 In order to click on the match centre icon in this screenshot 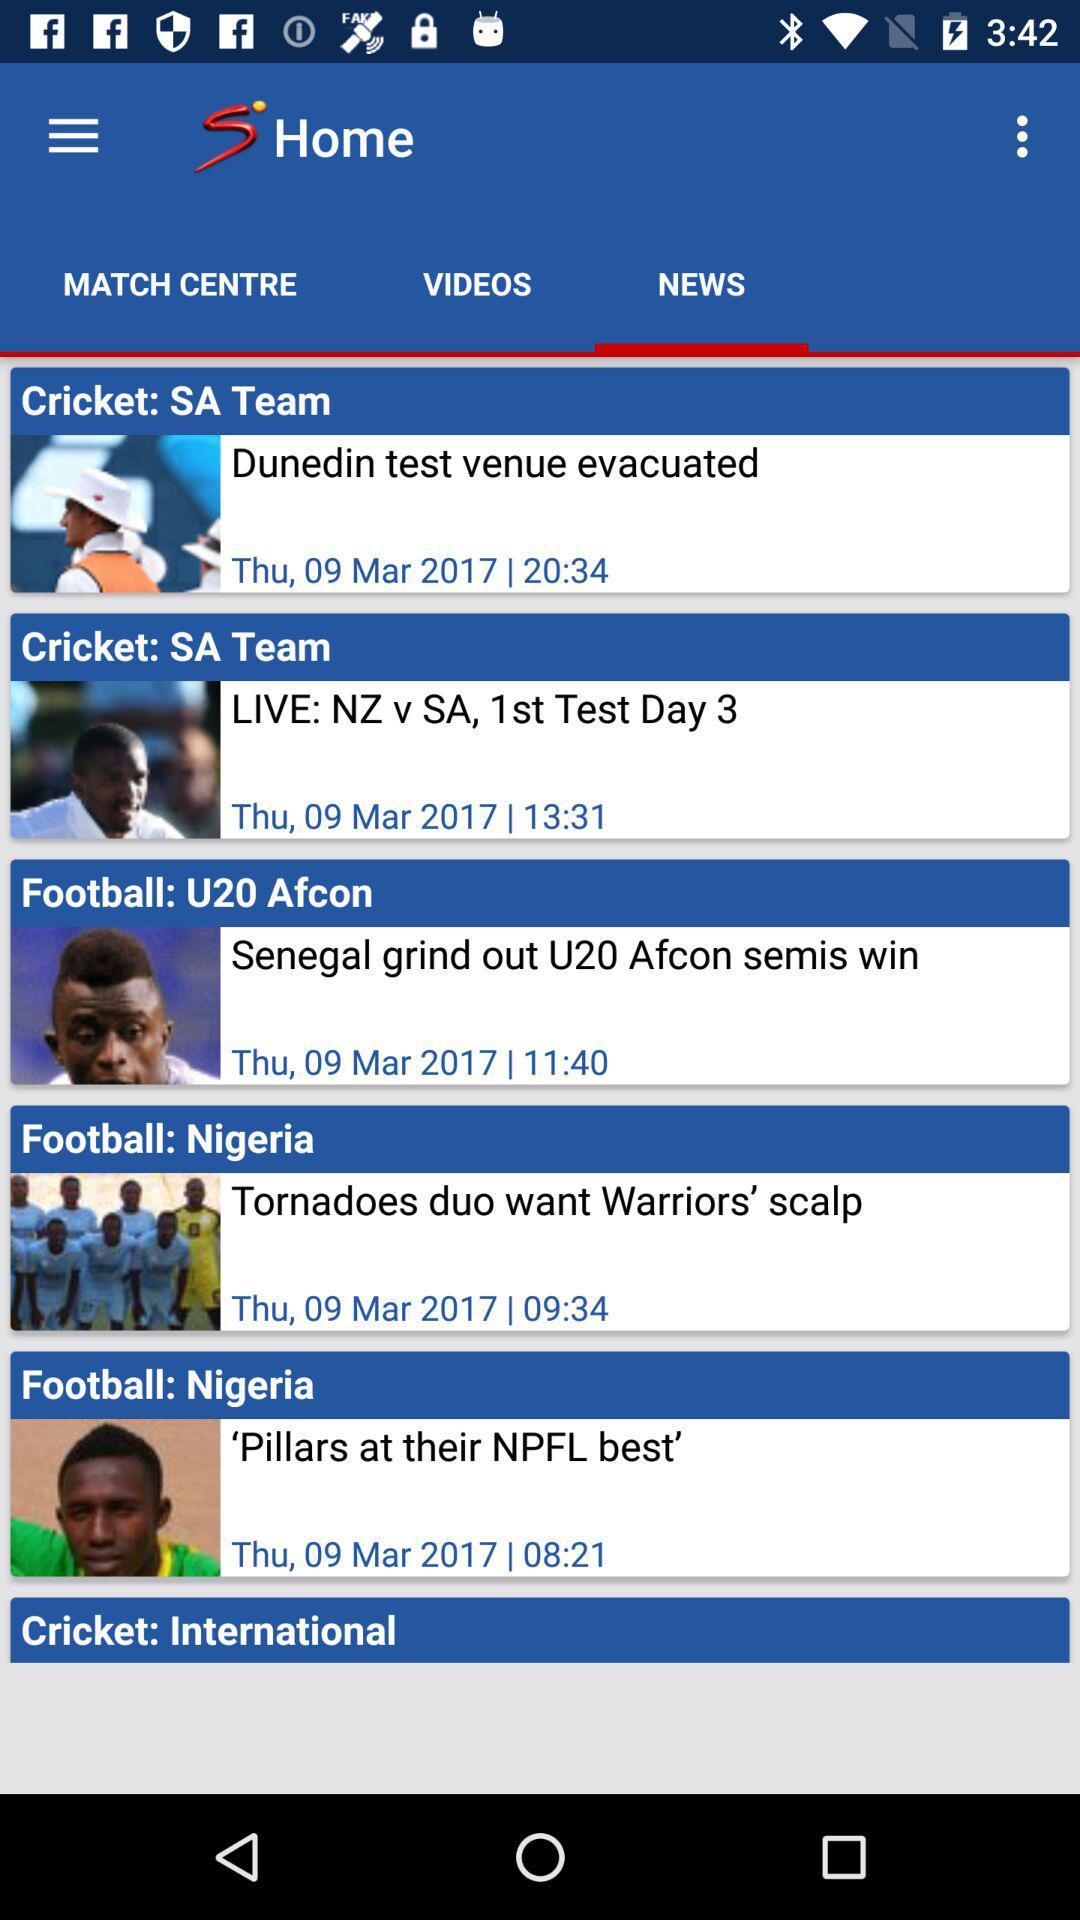, I will do `click(180, 282)`.